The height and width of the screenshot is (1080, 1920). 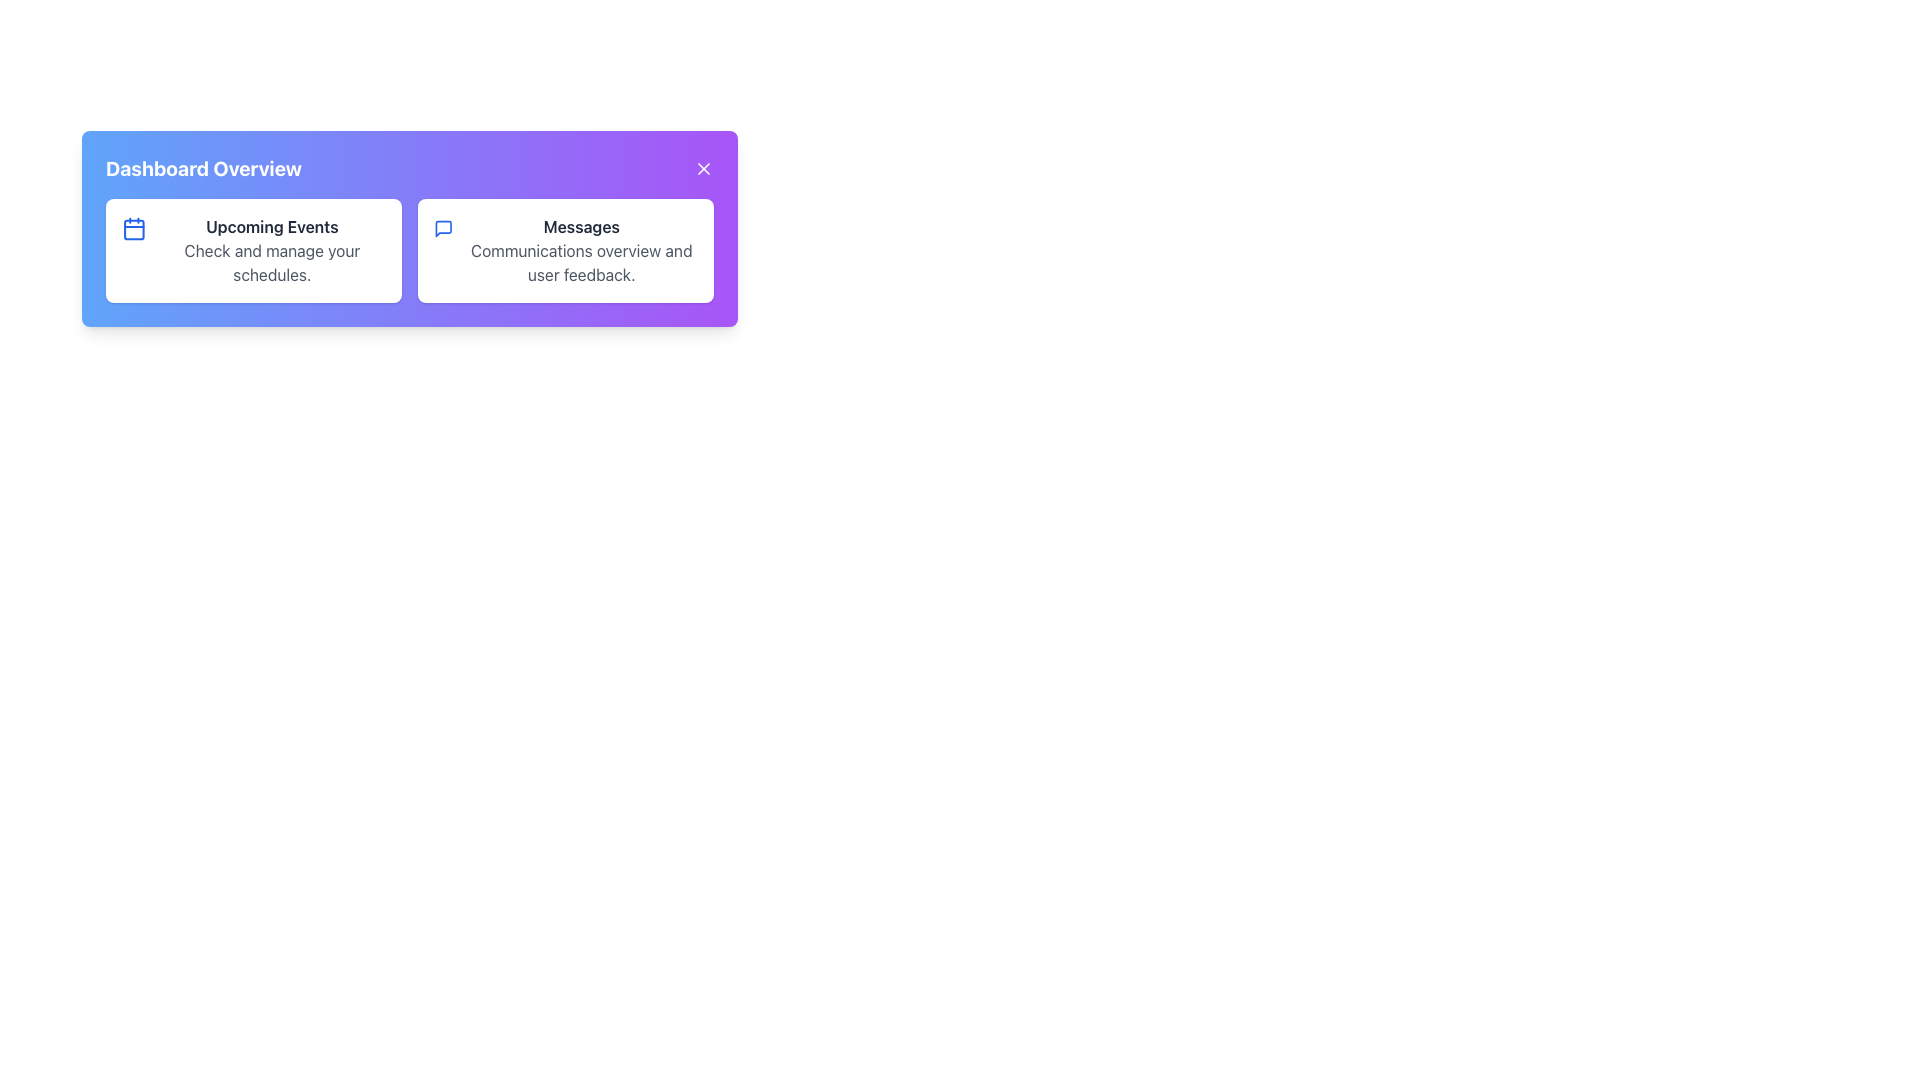 I want to click on the content inside the Informational Card, which is the second card in a two-card layout, positioned on the right side of the Upcoming Events card, so click(x=565, y=249).